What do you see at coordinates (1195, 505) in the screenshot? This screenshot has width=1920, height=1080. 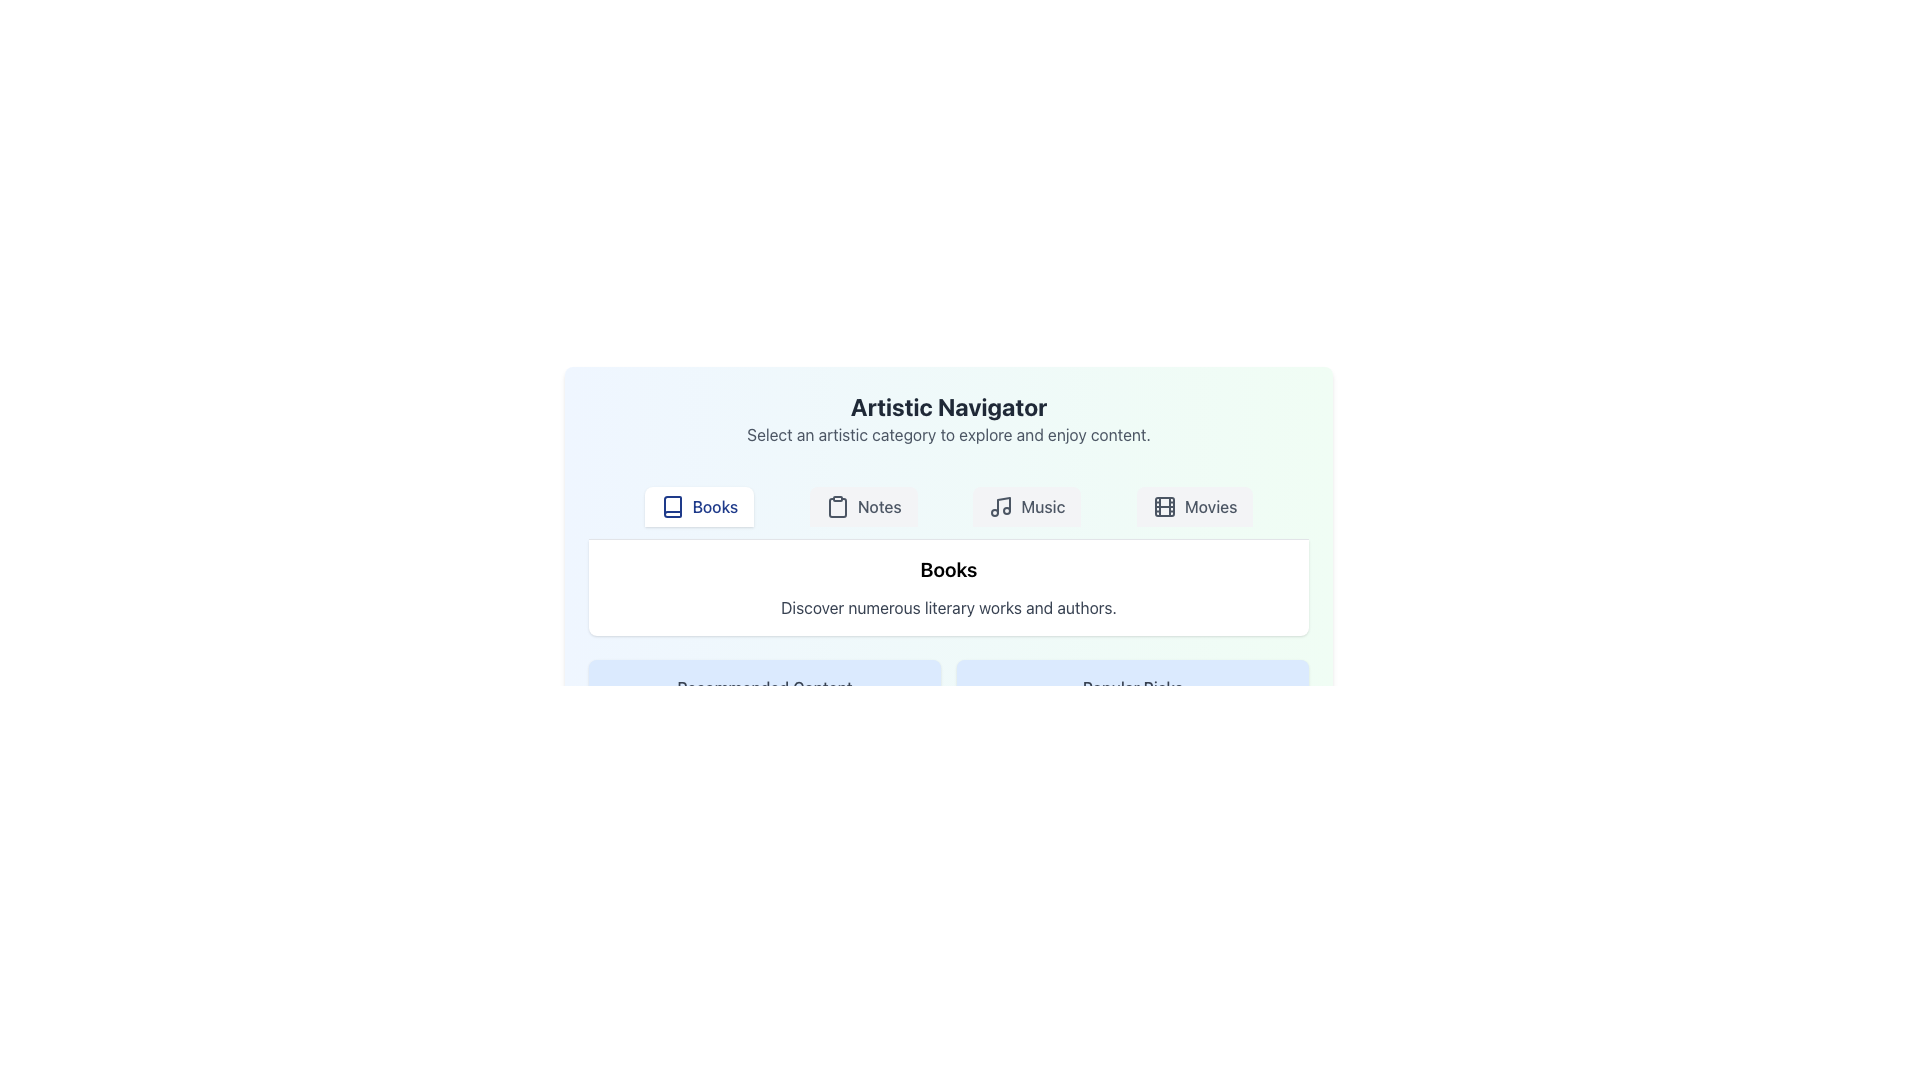 I see `the fourth button in the row of options` at bounding box center [1195, 505].